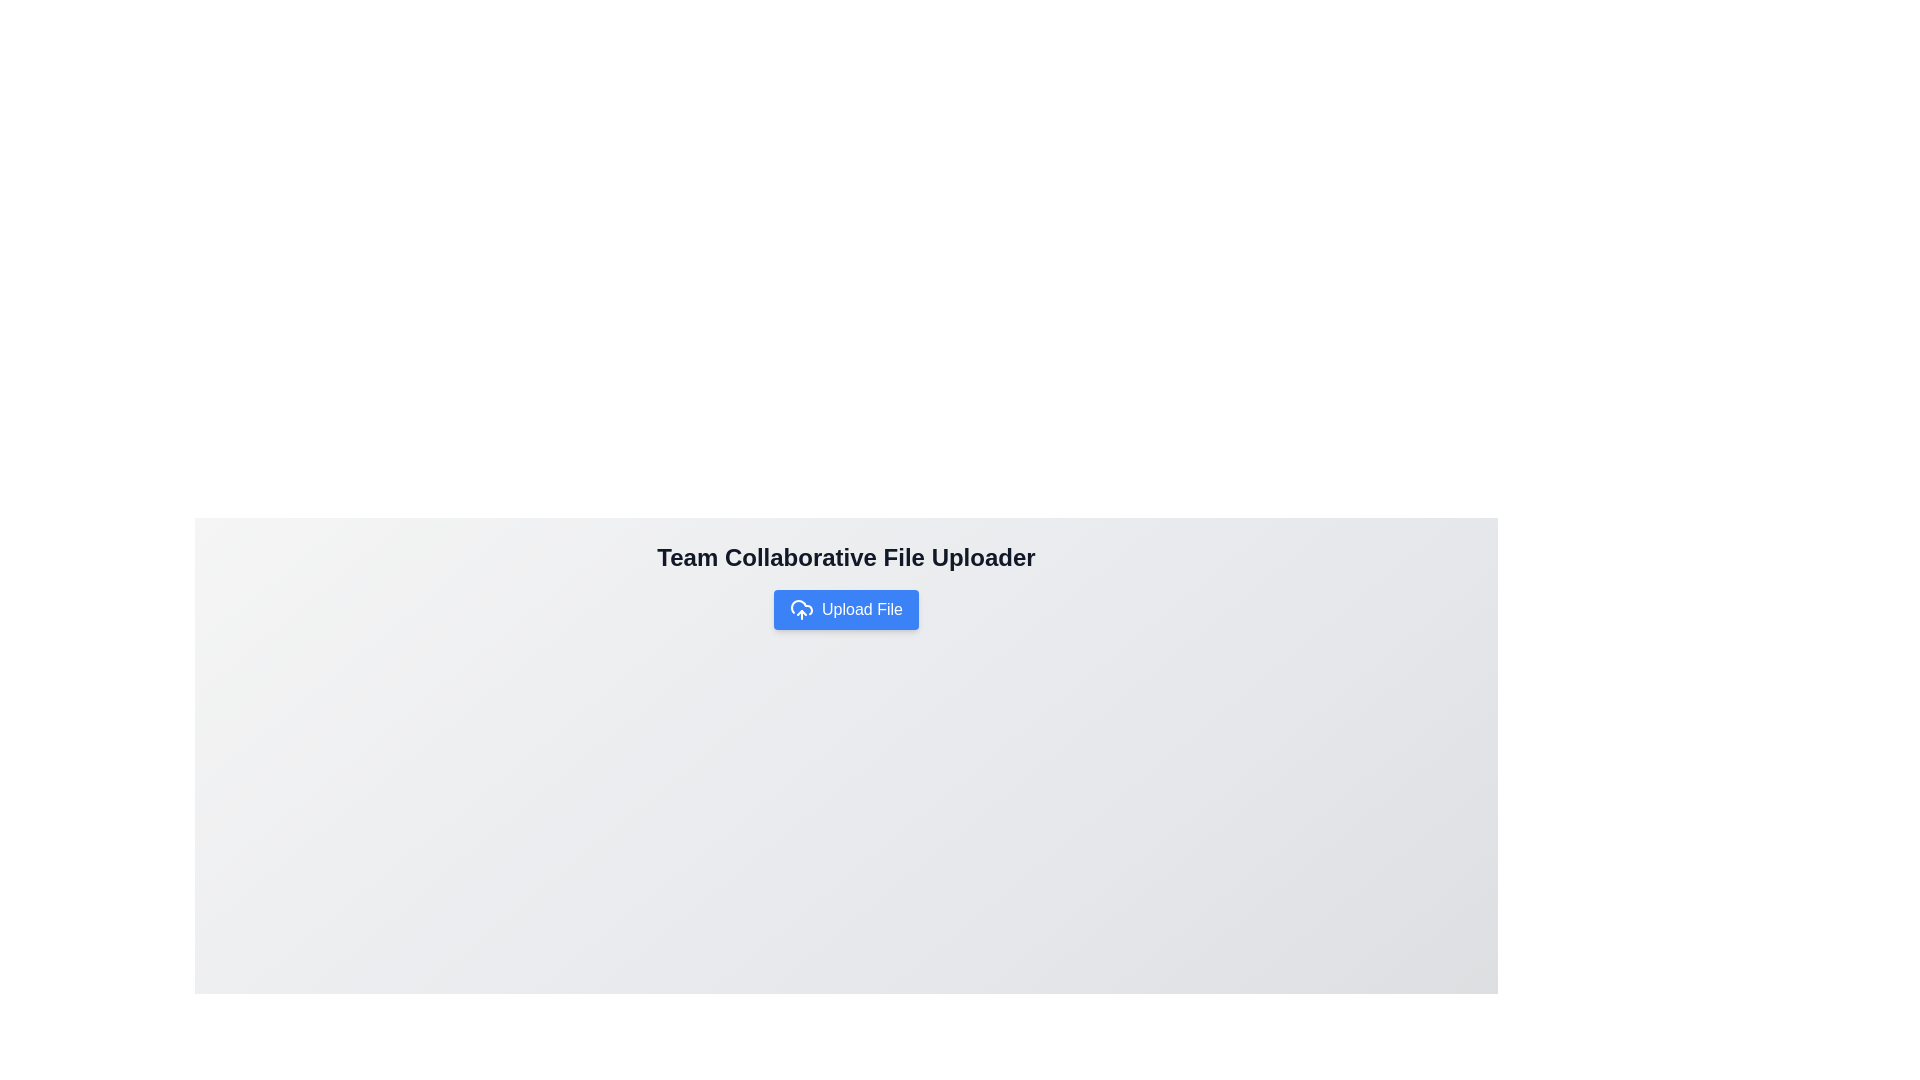 This screenshot has height=1080, width=1920. I want to click on the blue rectangular button labeled 'Upload File', so click(846, 608).